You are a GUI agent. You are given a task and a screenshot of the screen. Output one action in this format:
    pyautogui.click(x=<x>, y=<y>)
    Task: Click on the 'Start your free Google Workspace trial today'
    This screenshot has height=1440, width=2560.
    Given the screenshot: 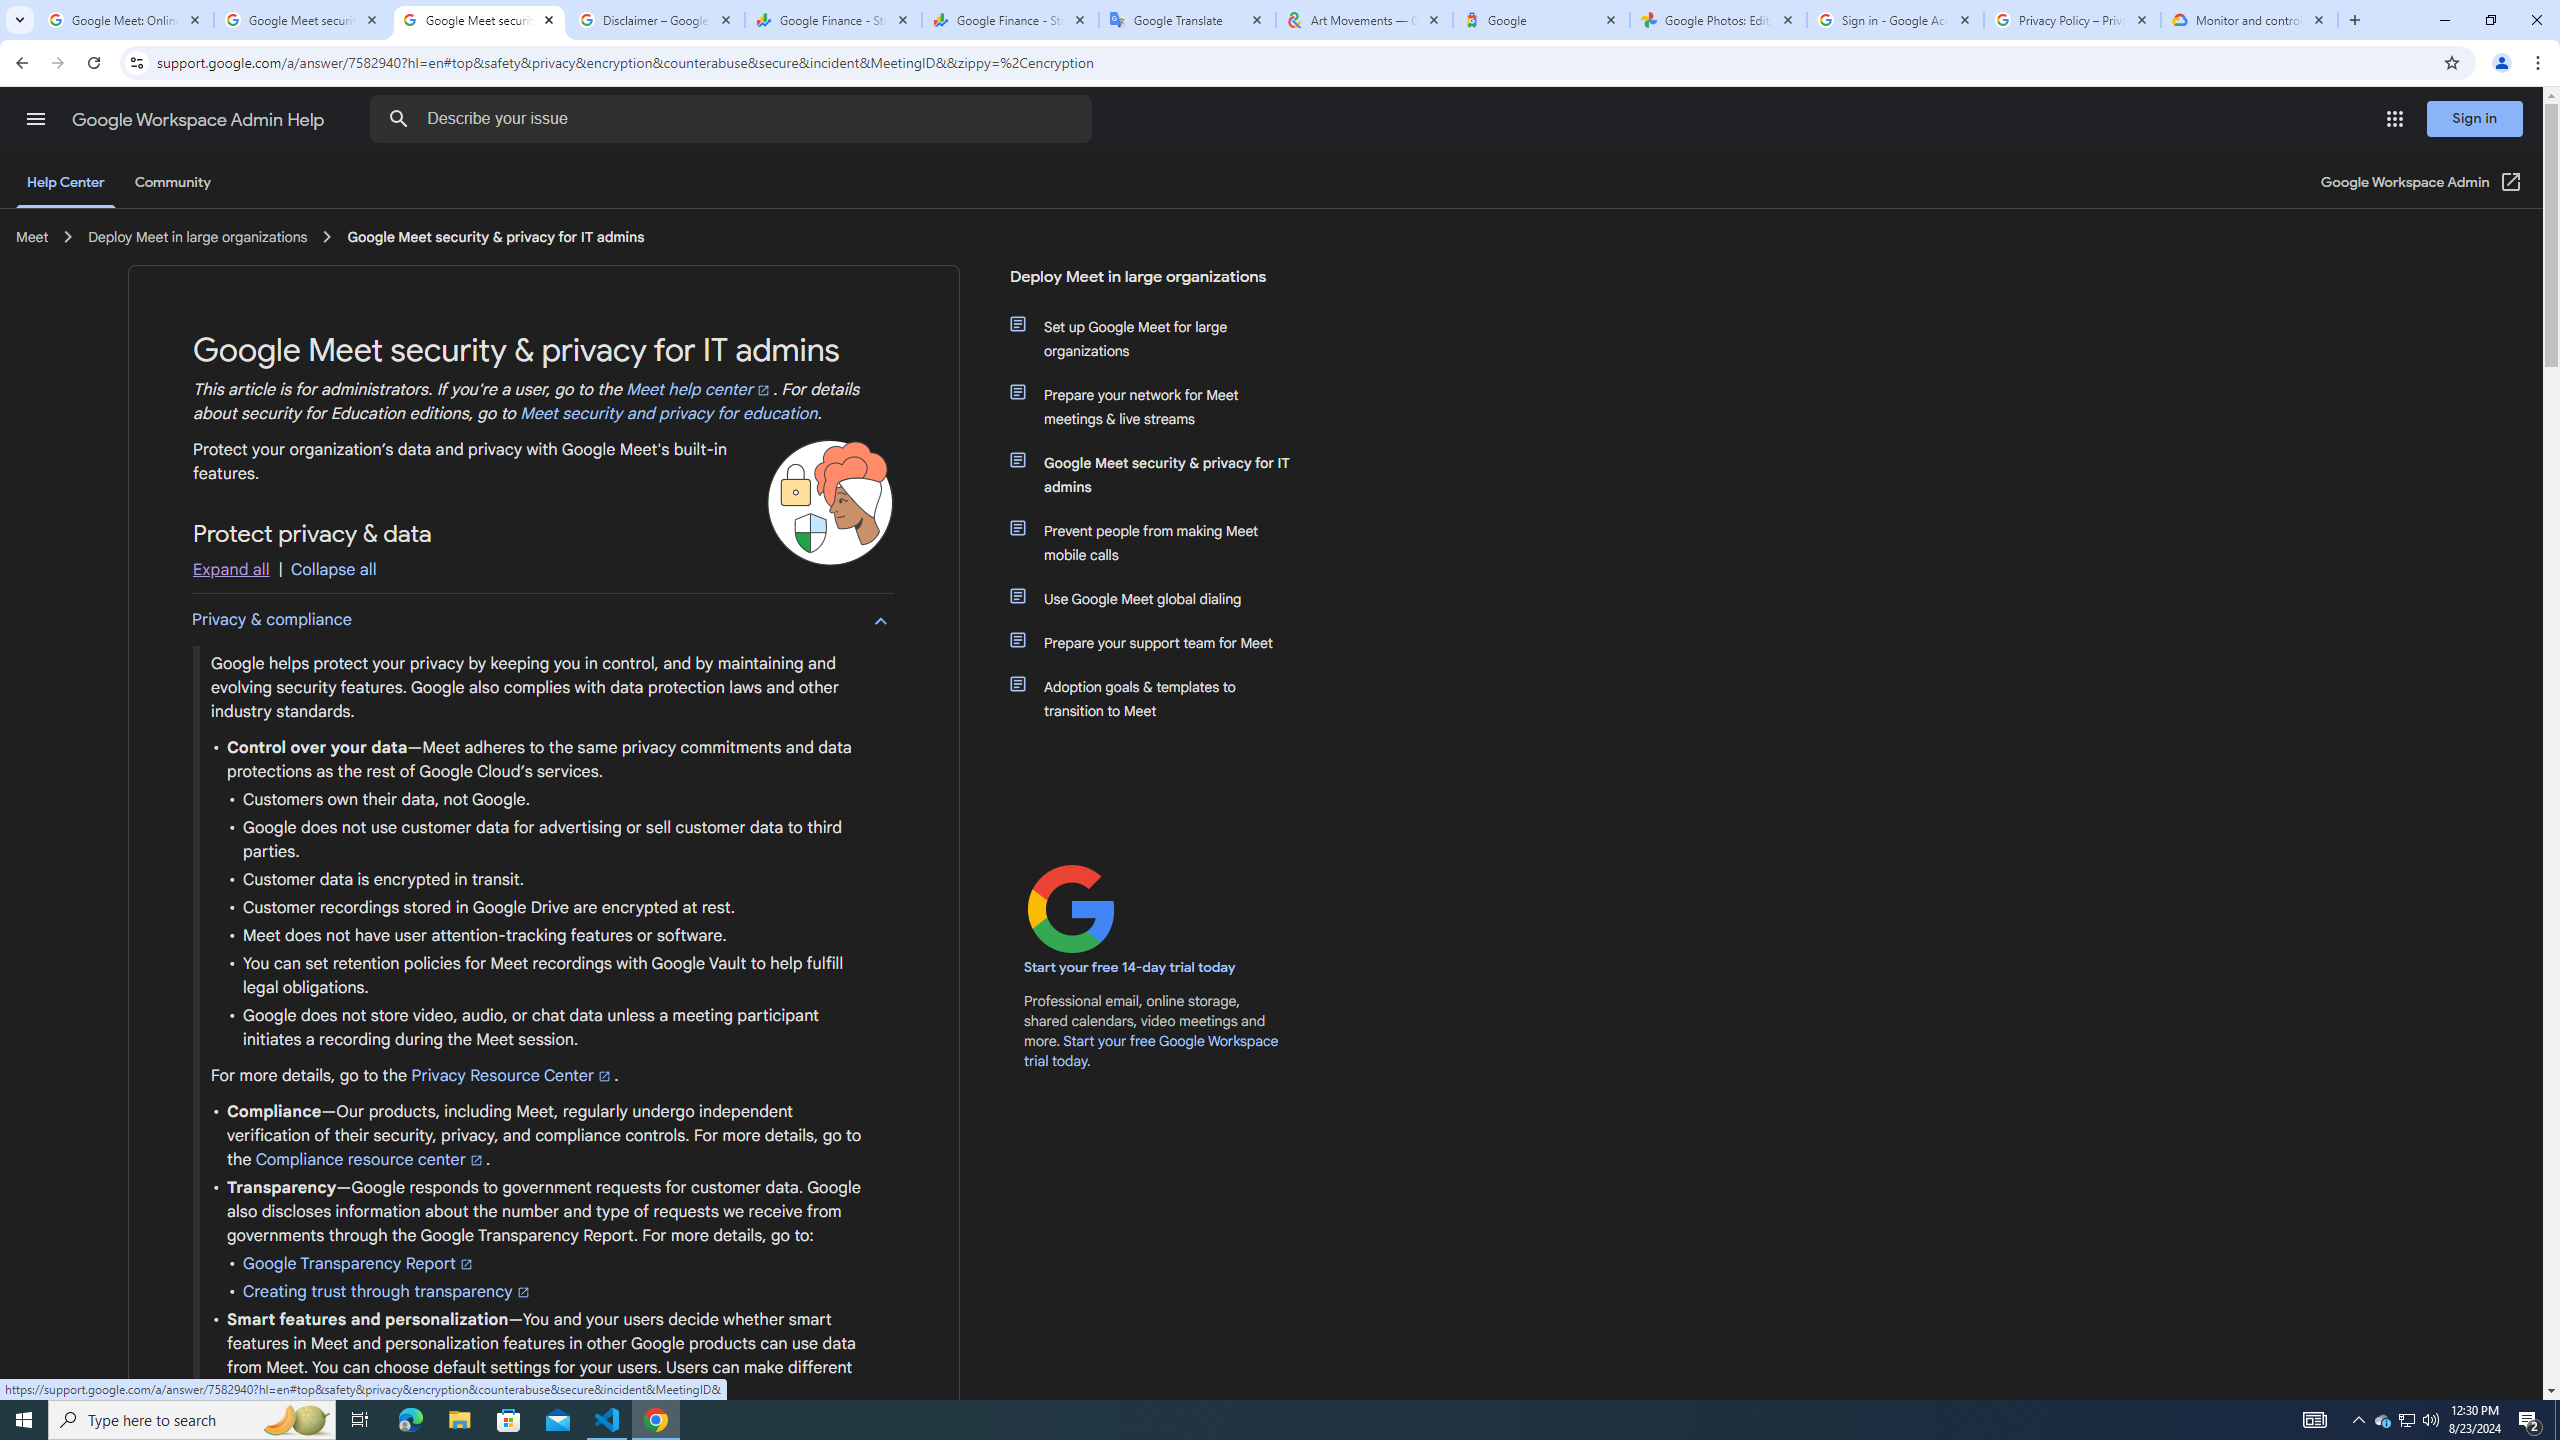 What is the action you would take?
    pyautogui.click(x=1151, y=1050)
    